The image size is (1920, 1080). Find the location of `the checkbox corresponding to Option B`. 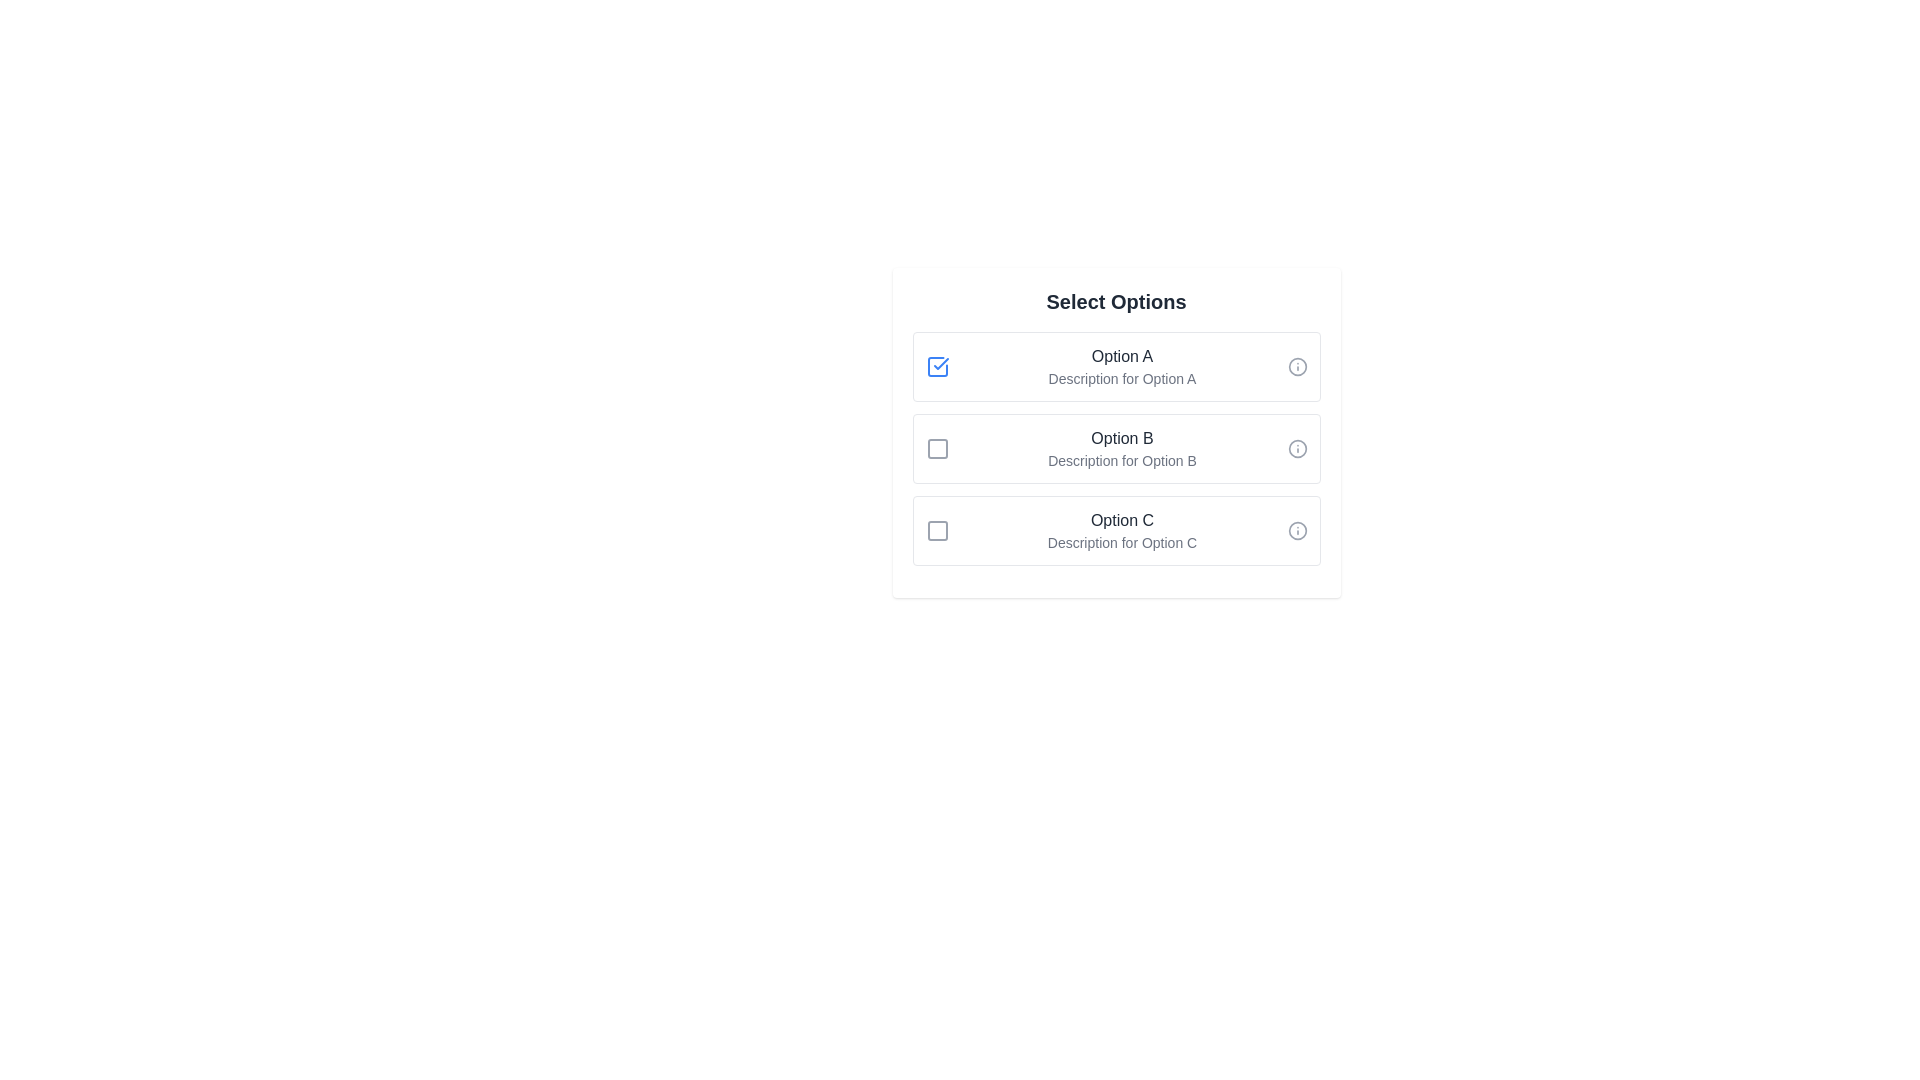

the checkbox corresponding to Option B is located at coordinates (936, 447).